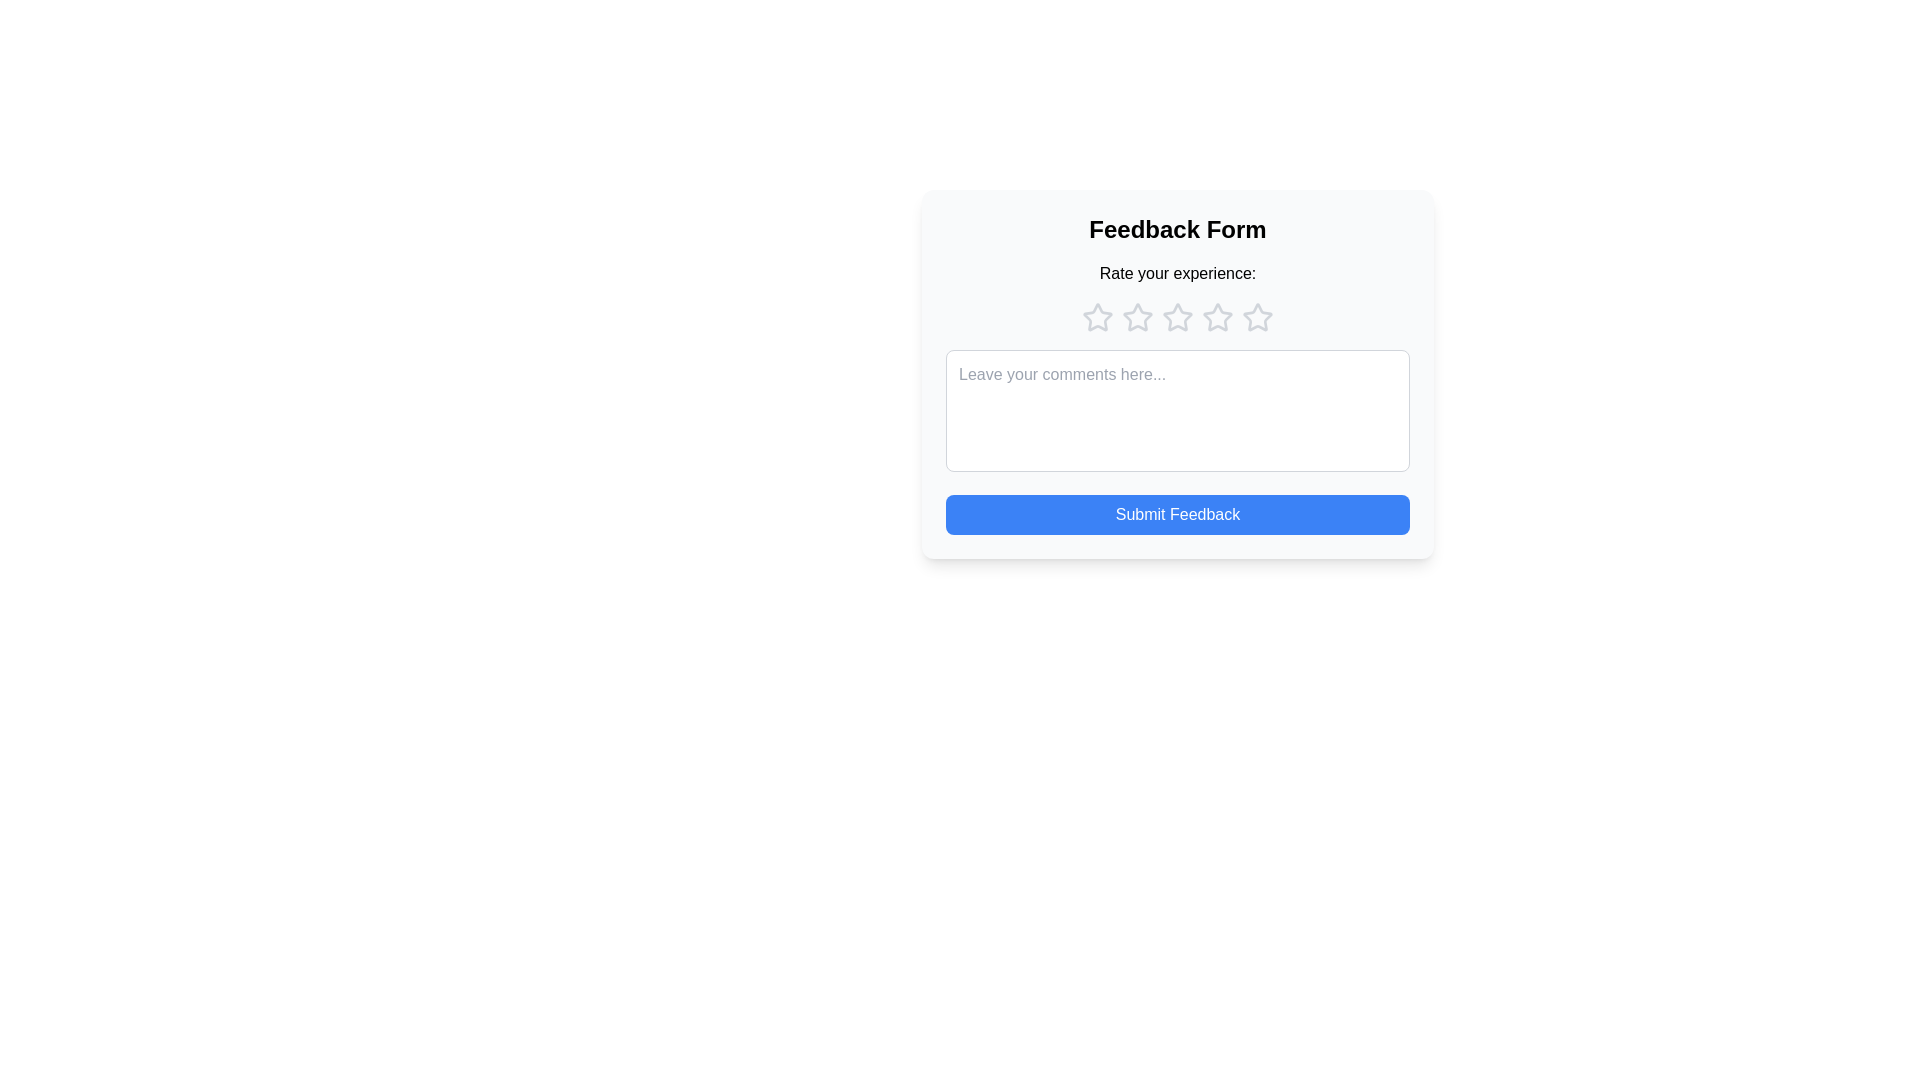 The image size is (1920, 1080). What do you see at coordinates (1217, 316) in the screenshot?
I see `the third star in the five-star rating system` at bounding box center [1217, 316].